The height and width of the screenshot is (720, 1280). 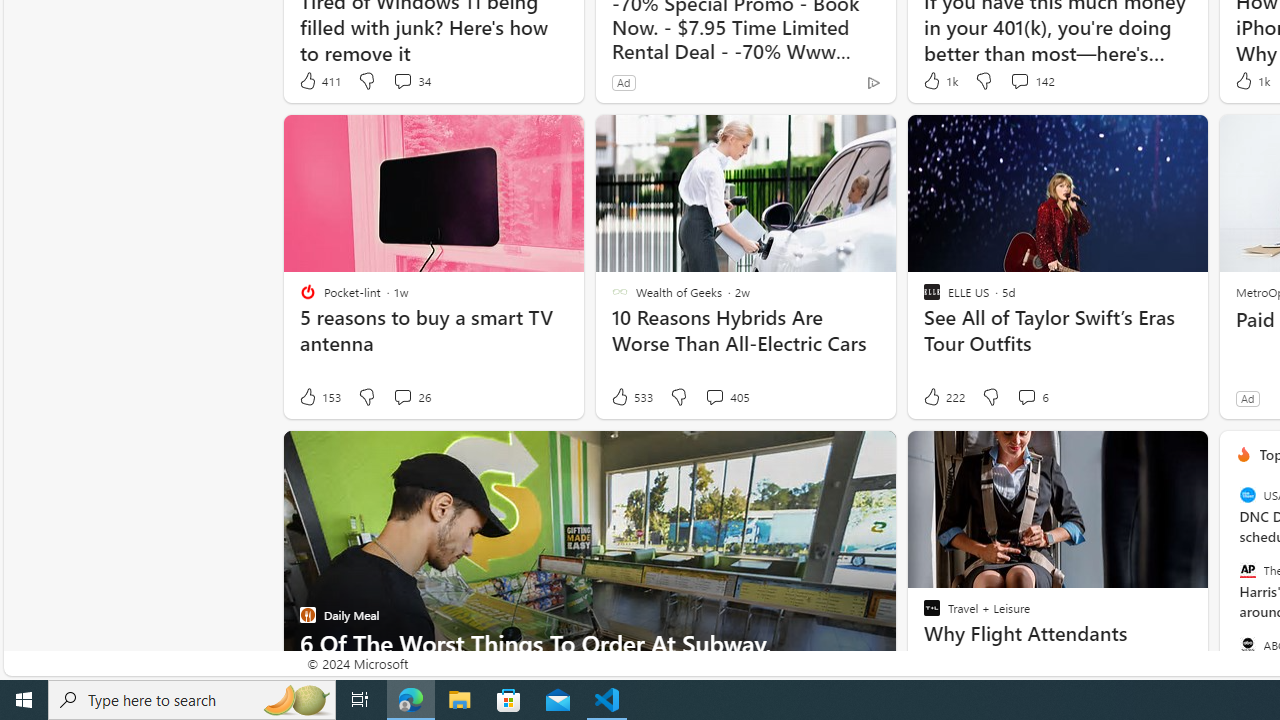 What do you see at coordinates (410, 397) in the screenshot?
I see `'View comments 26 Comment'` at bounding box center [410, 397].